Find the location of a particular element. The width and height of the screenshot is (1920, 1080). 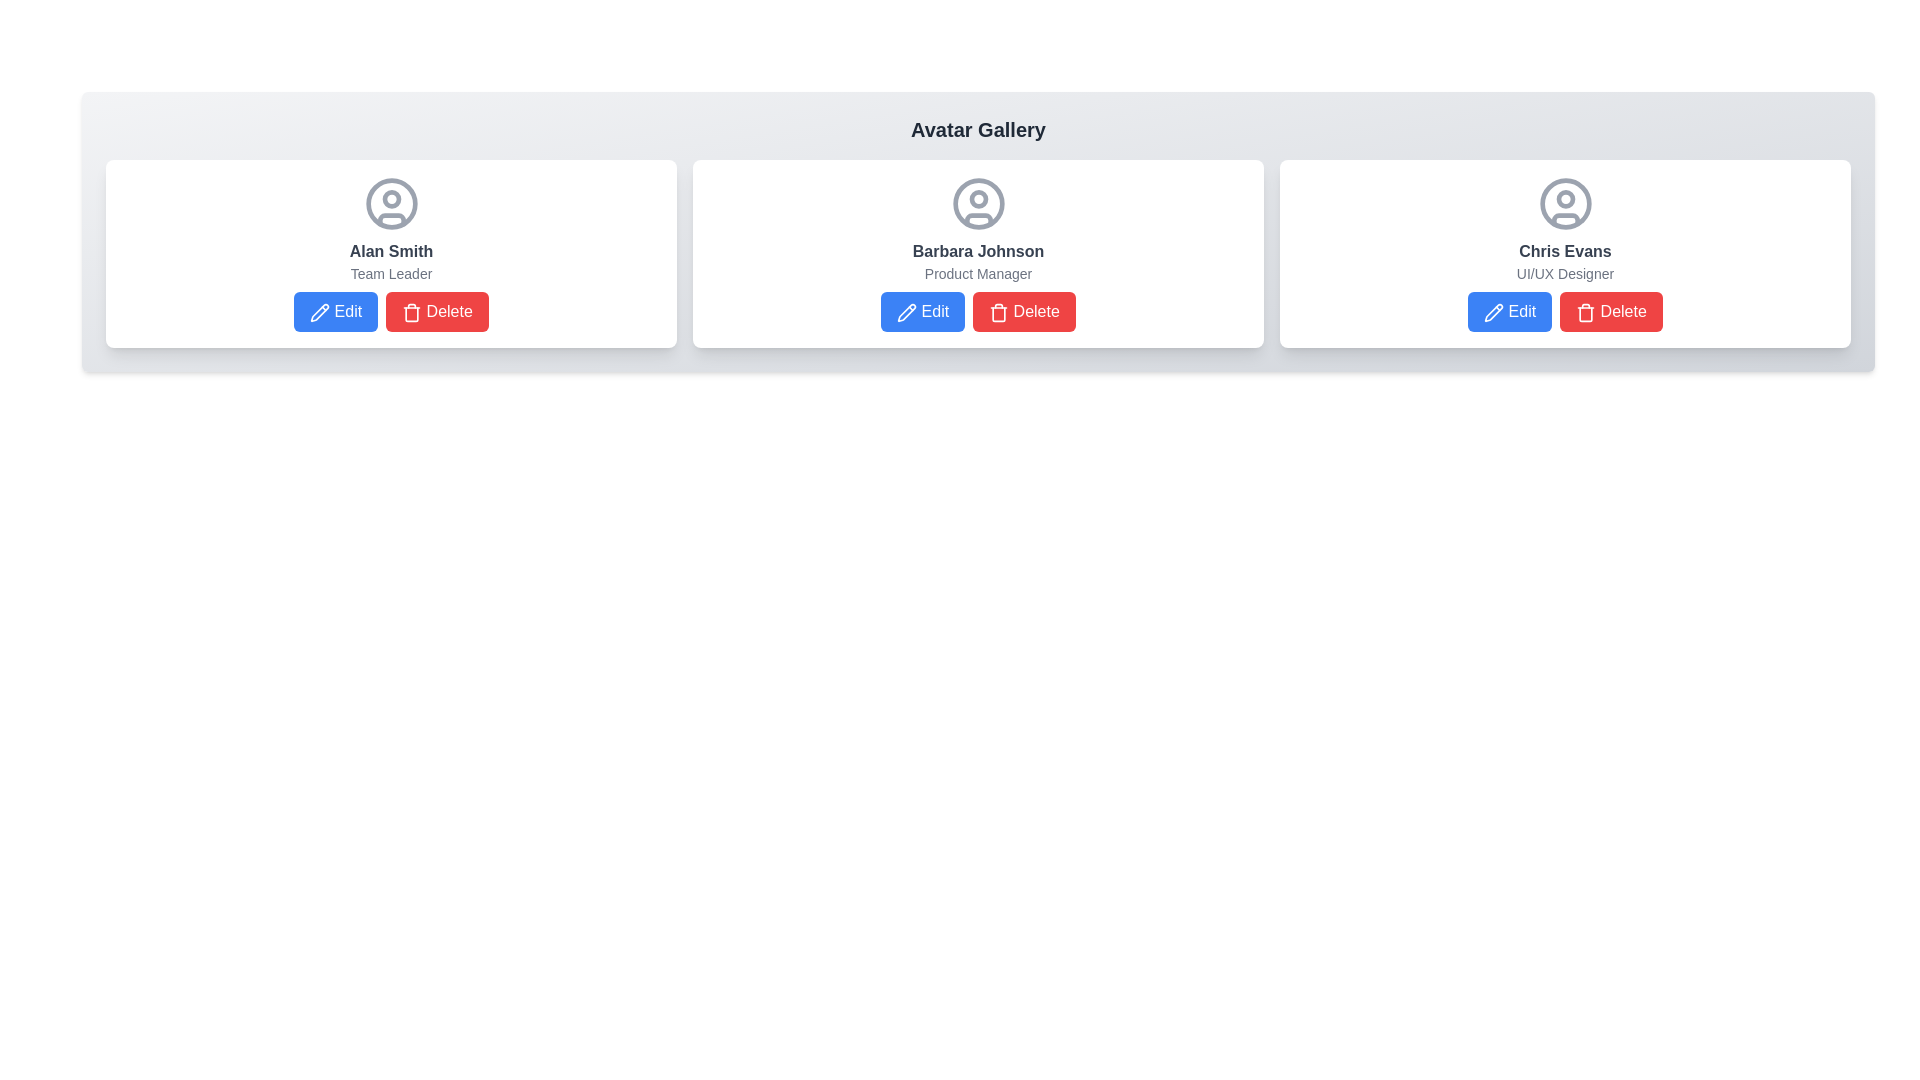

the 'Delete' button in the Button group below 'Chris Evans' and 'UI/UX Designer' is located at coordinates (1564, 312).